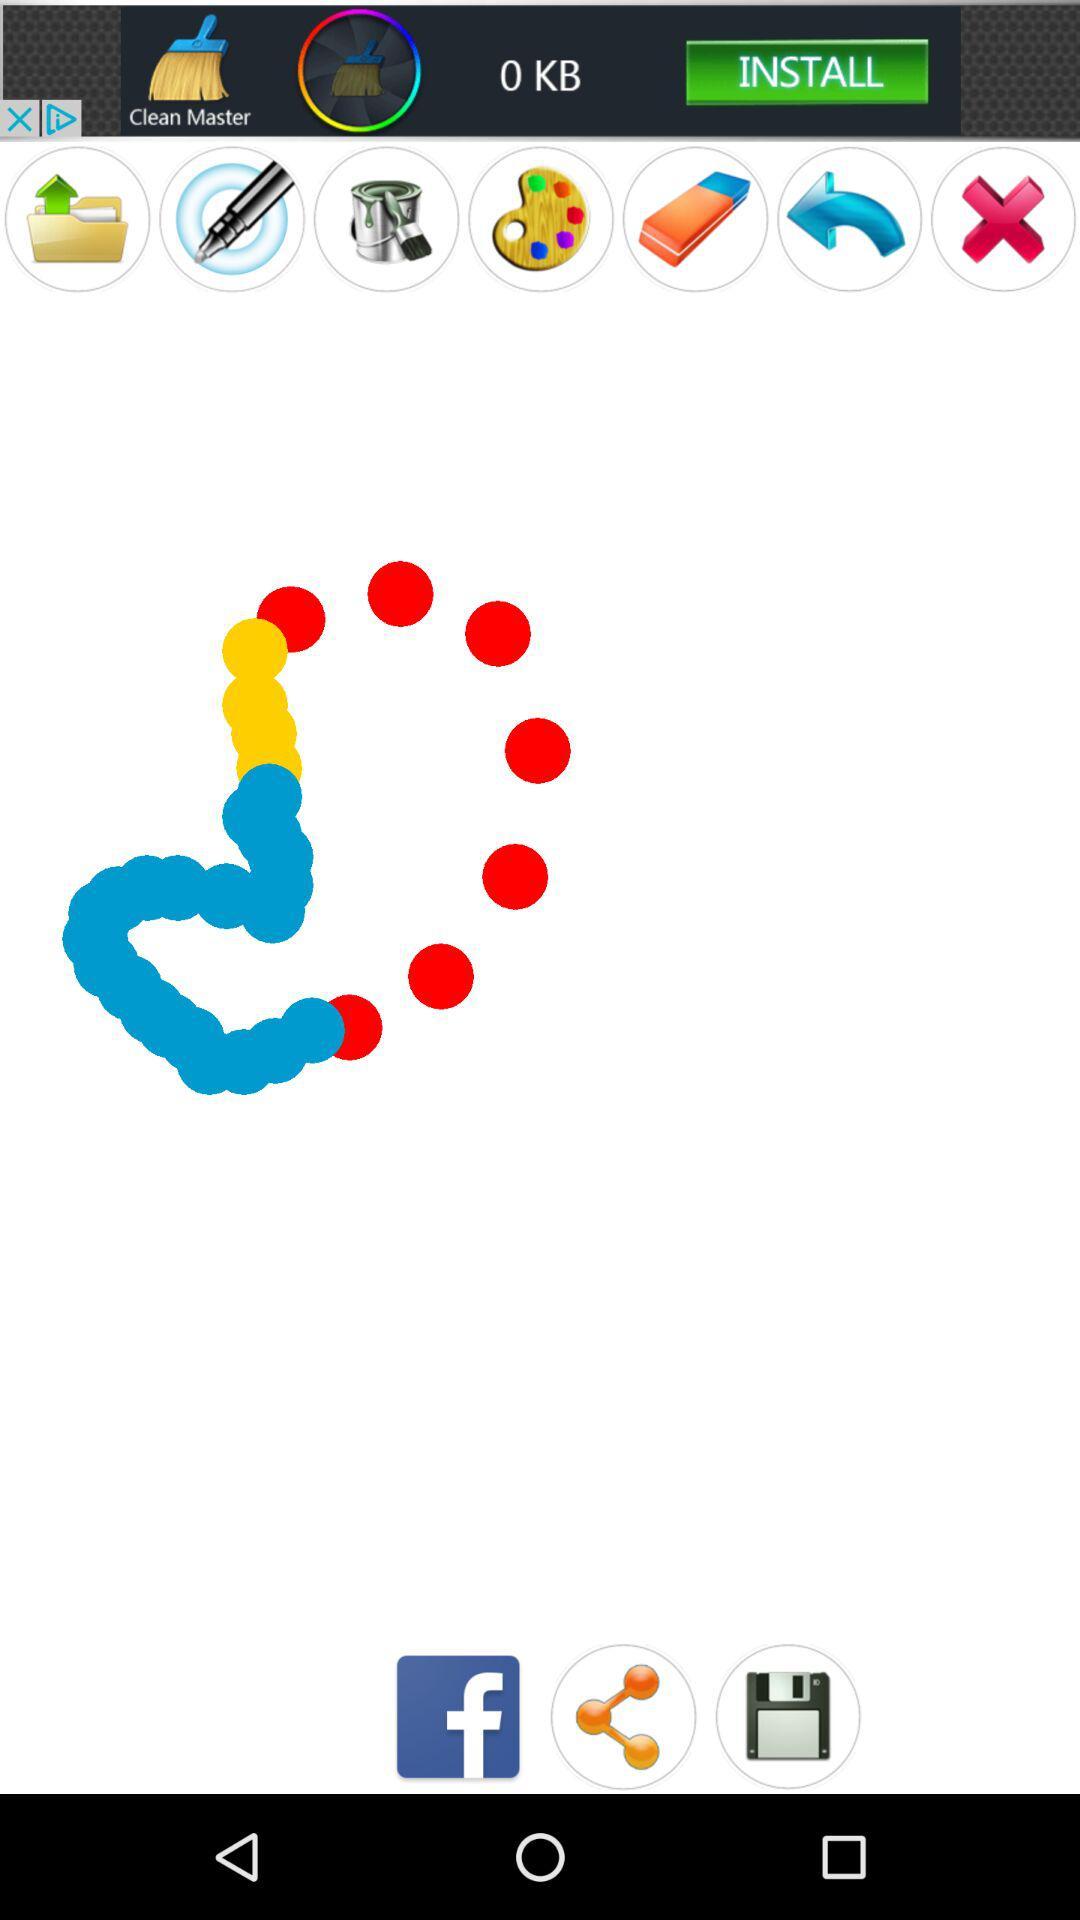  What do you see at coordinates (1003, 234) in the screenshot?
I see `the close icon` at bounding box center [1003, 234].